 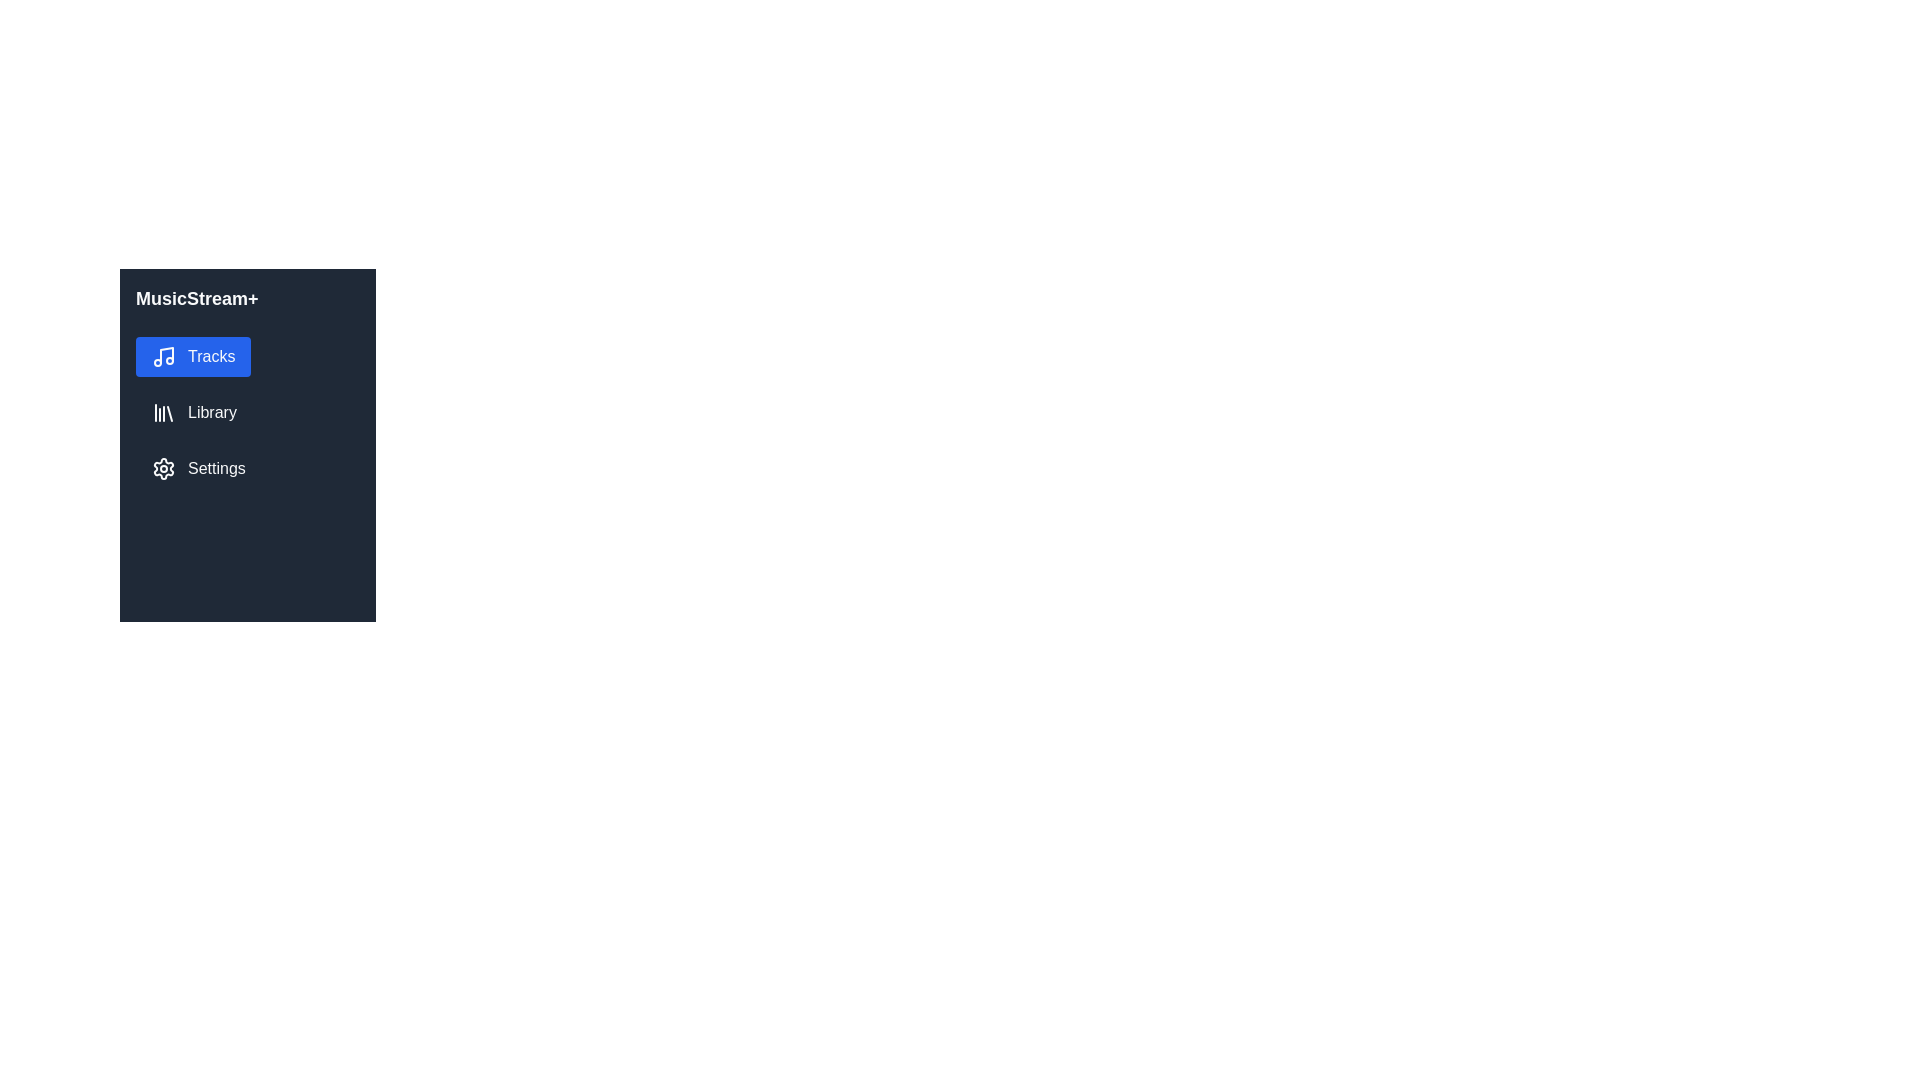 I want to click on the musical note icon, which is styled in a minimalistic design and is white on a blue background, located next to the text 'Tracks' in the vertical navigation menu, so click(x=163, y=356).